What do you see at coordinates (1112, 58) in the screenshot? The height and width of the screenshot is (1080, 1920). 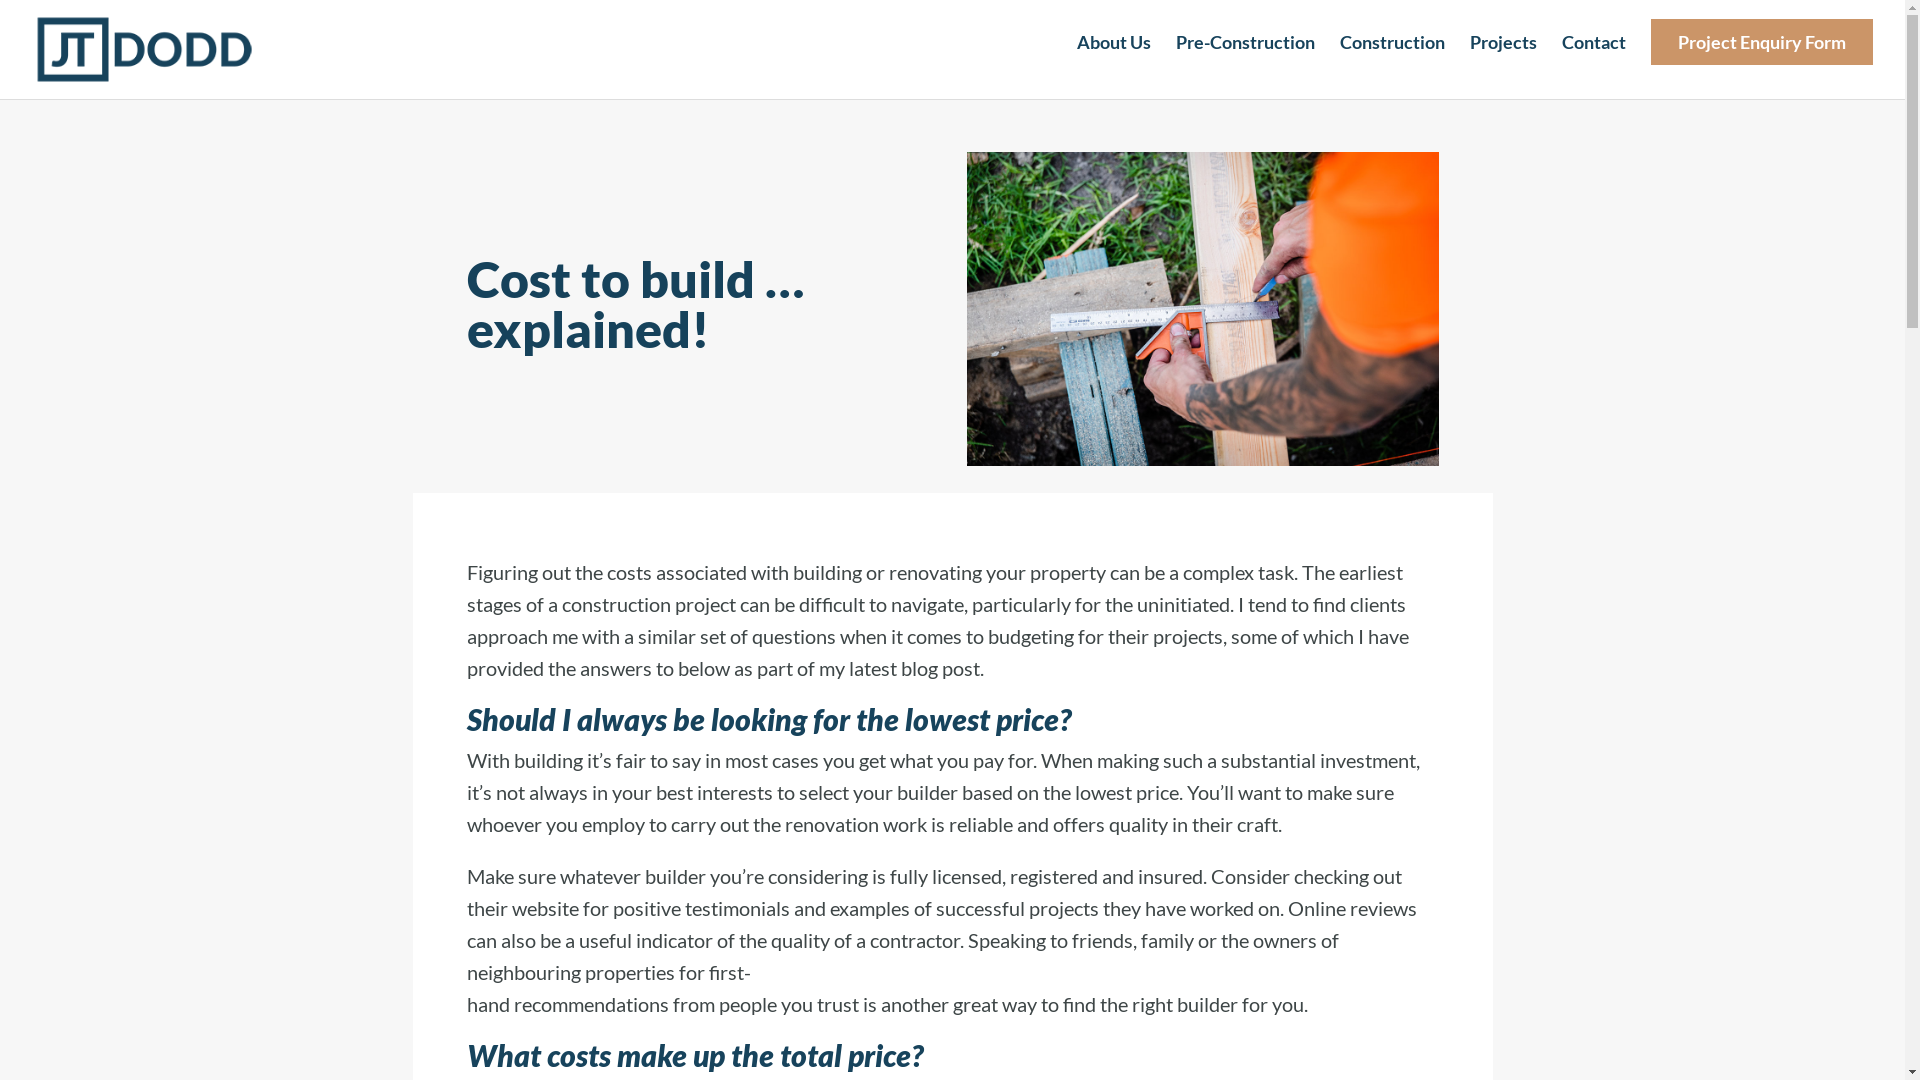 I see `'About Us'` at bounding box center [1112, 58].